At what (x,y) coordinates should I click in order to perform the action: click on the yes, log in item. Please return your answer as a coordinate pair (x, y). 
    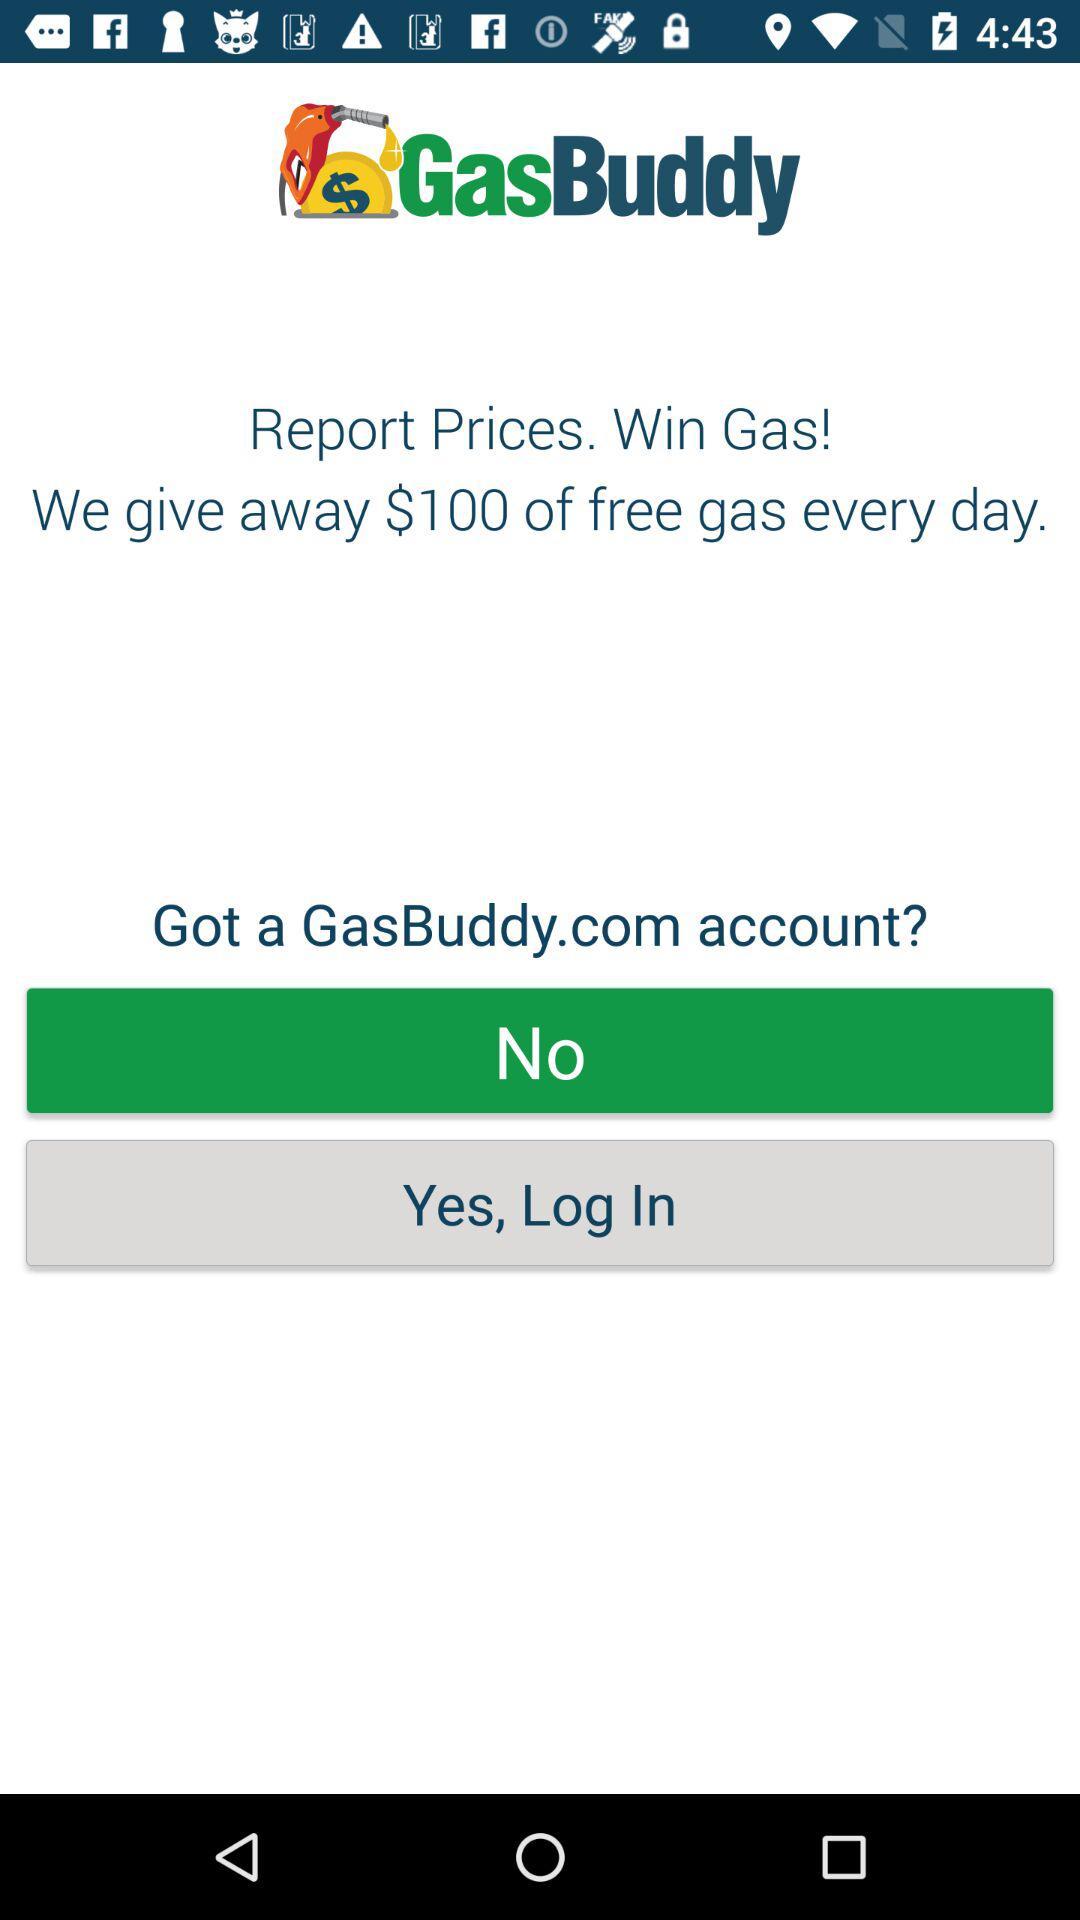
    Looking at the image, I should click on (540, 1202).